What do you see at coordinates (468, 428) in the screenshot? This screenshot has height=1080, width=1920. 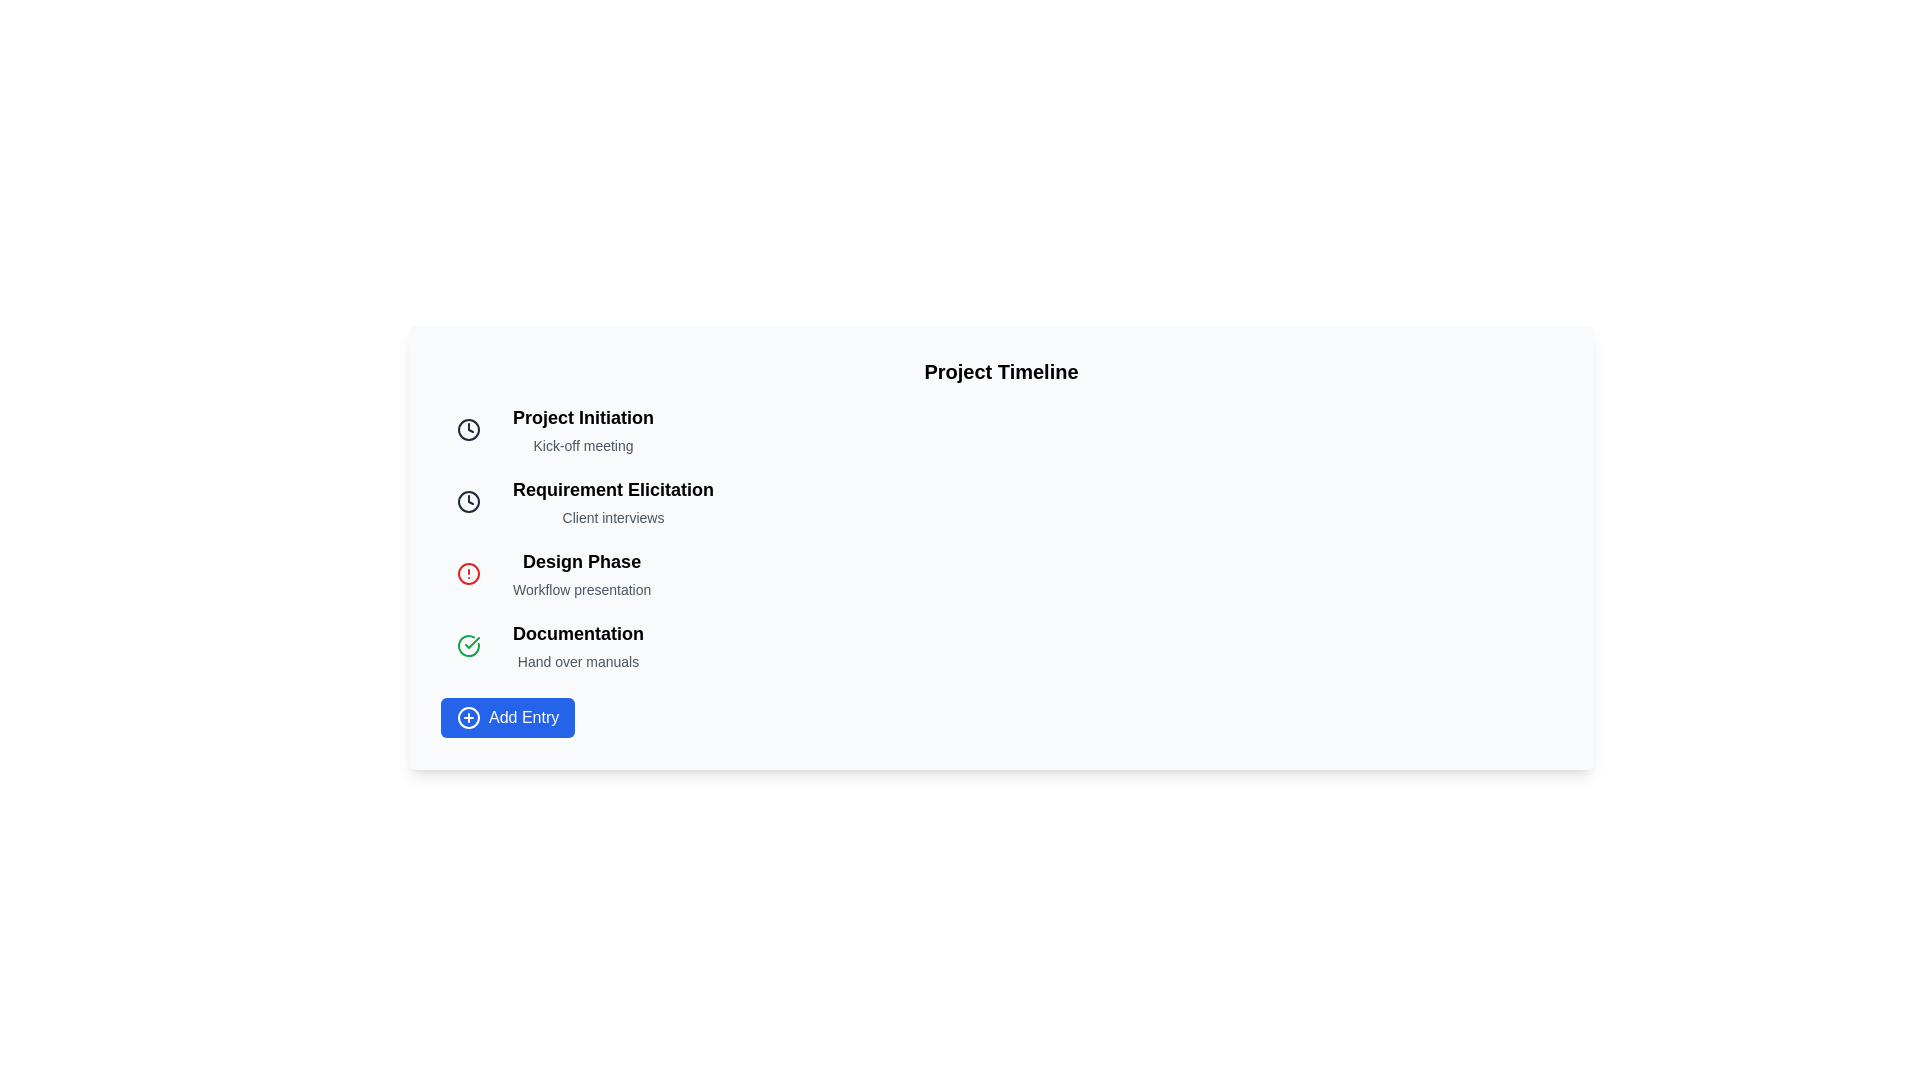 I see `the SVG Circle Element that forms the outline of a clock, located next to the 'Requirement Elicitation' text in the 'Project Timeline' list` at bounding box center [468, 428].